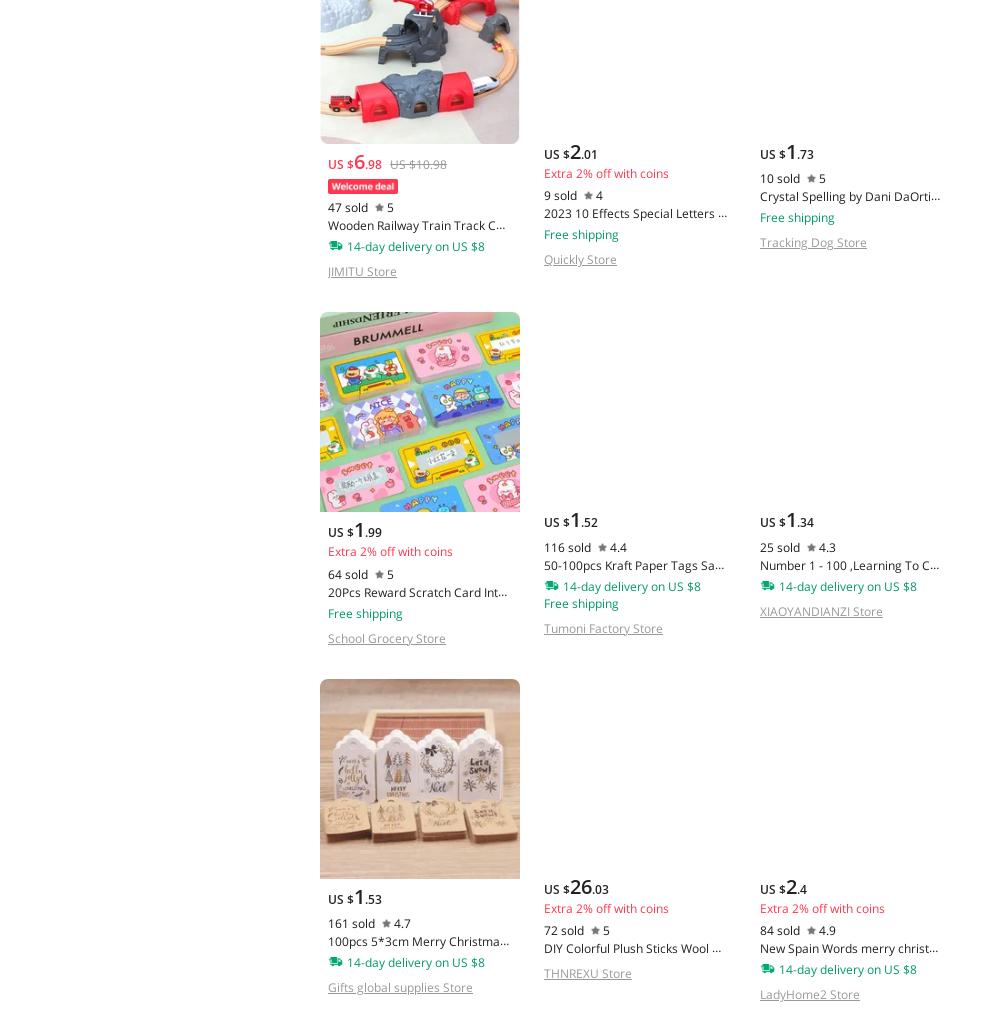 The height and width of the screenshot is (1015, 1000). What do you see at coordinates (402, 922) in the screenshot?
I see `'4.7'` at bounding box center [402, 922].